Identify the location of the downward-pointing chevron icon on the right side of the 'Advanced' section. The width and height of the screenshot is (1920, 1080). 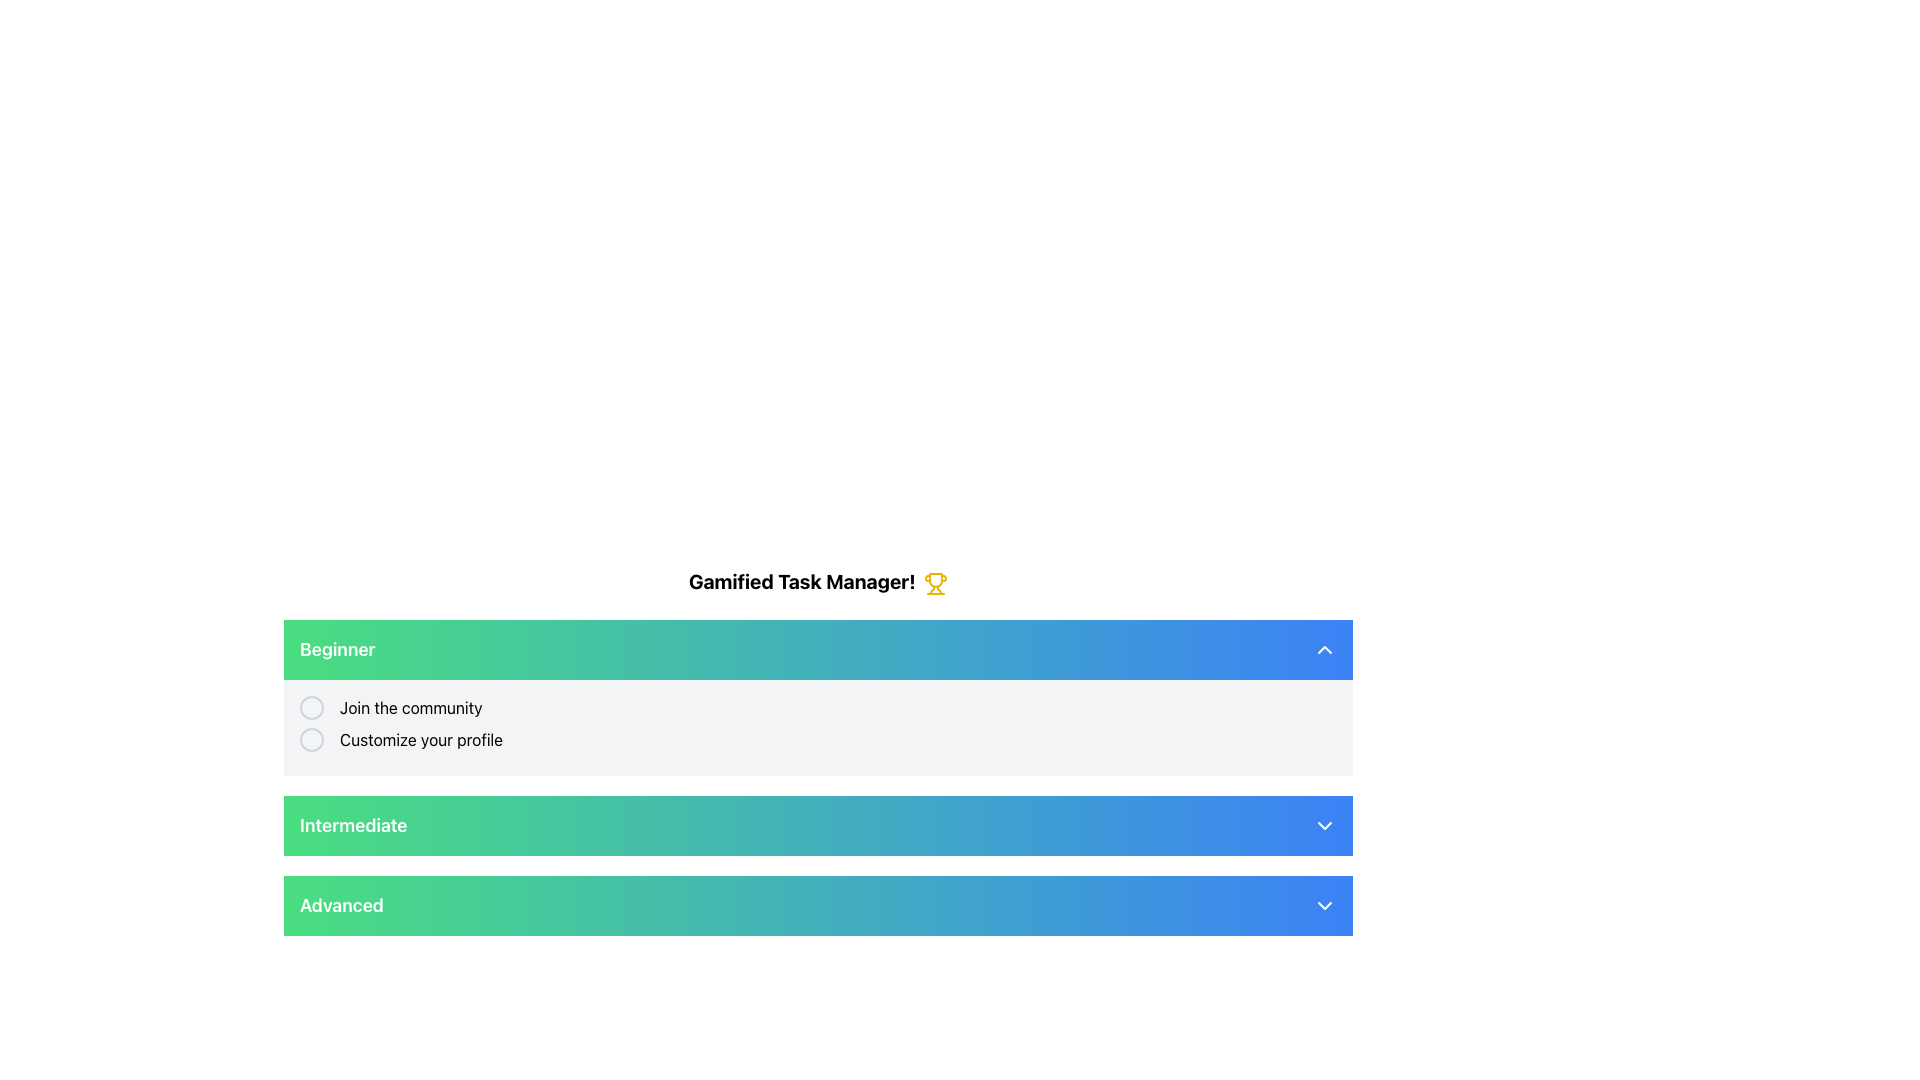
(1324, 906).